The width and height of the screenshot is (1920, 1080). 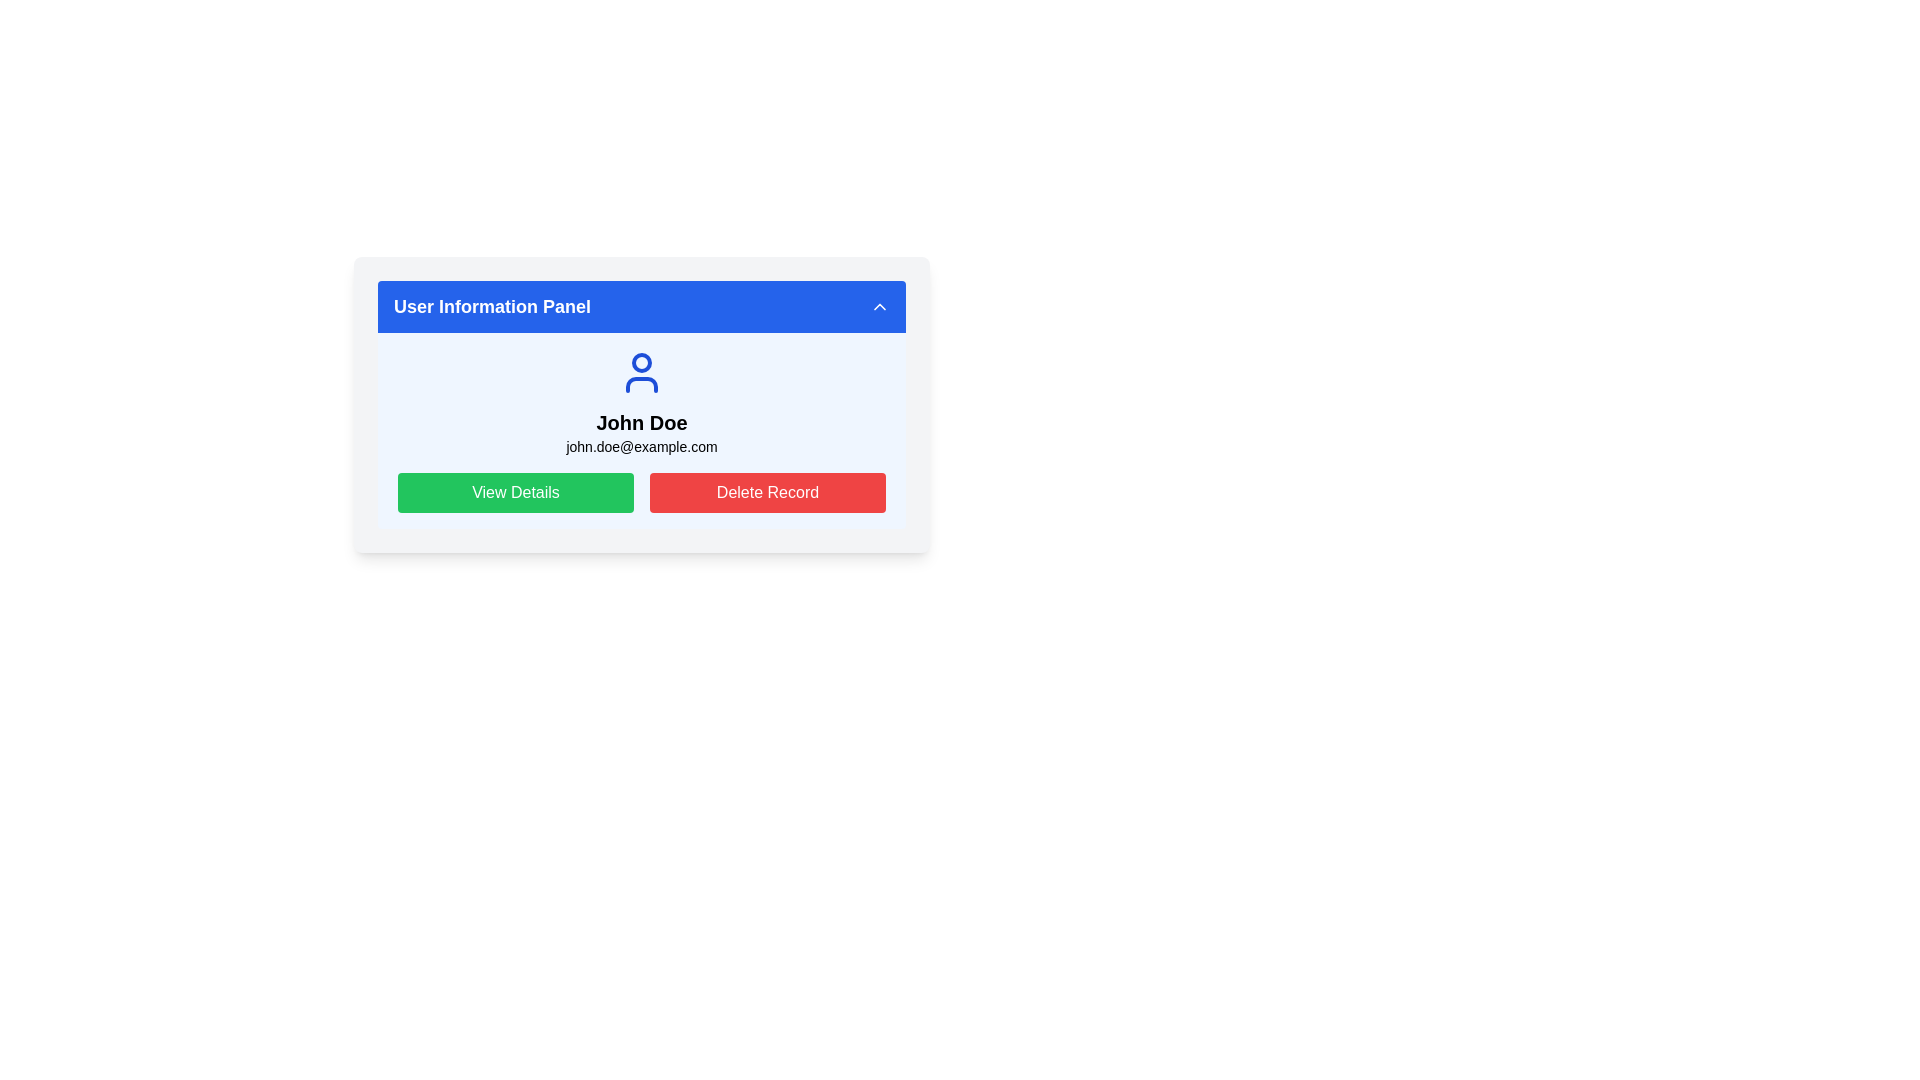 What do you see at coordinates (879, 307) in the screenshot?
I see `the button at the far right end of the 'User Information Panel' title bar` at bounding box center [879, 307].